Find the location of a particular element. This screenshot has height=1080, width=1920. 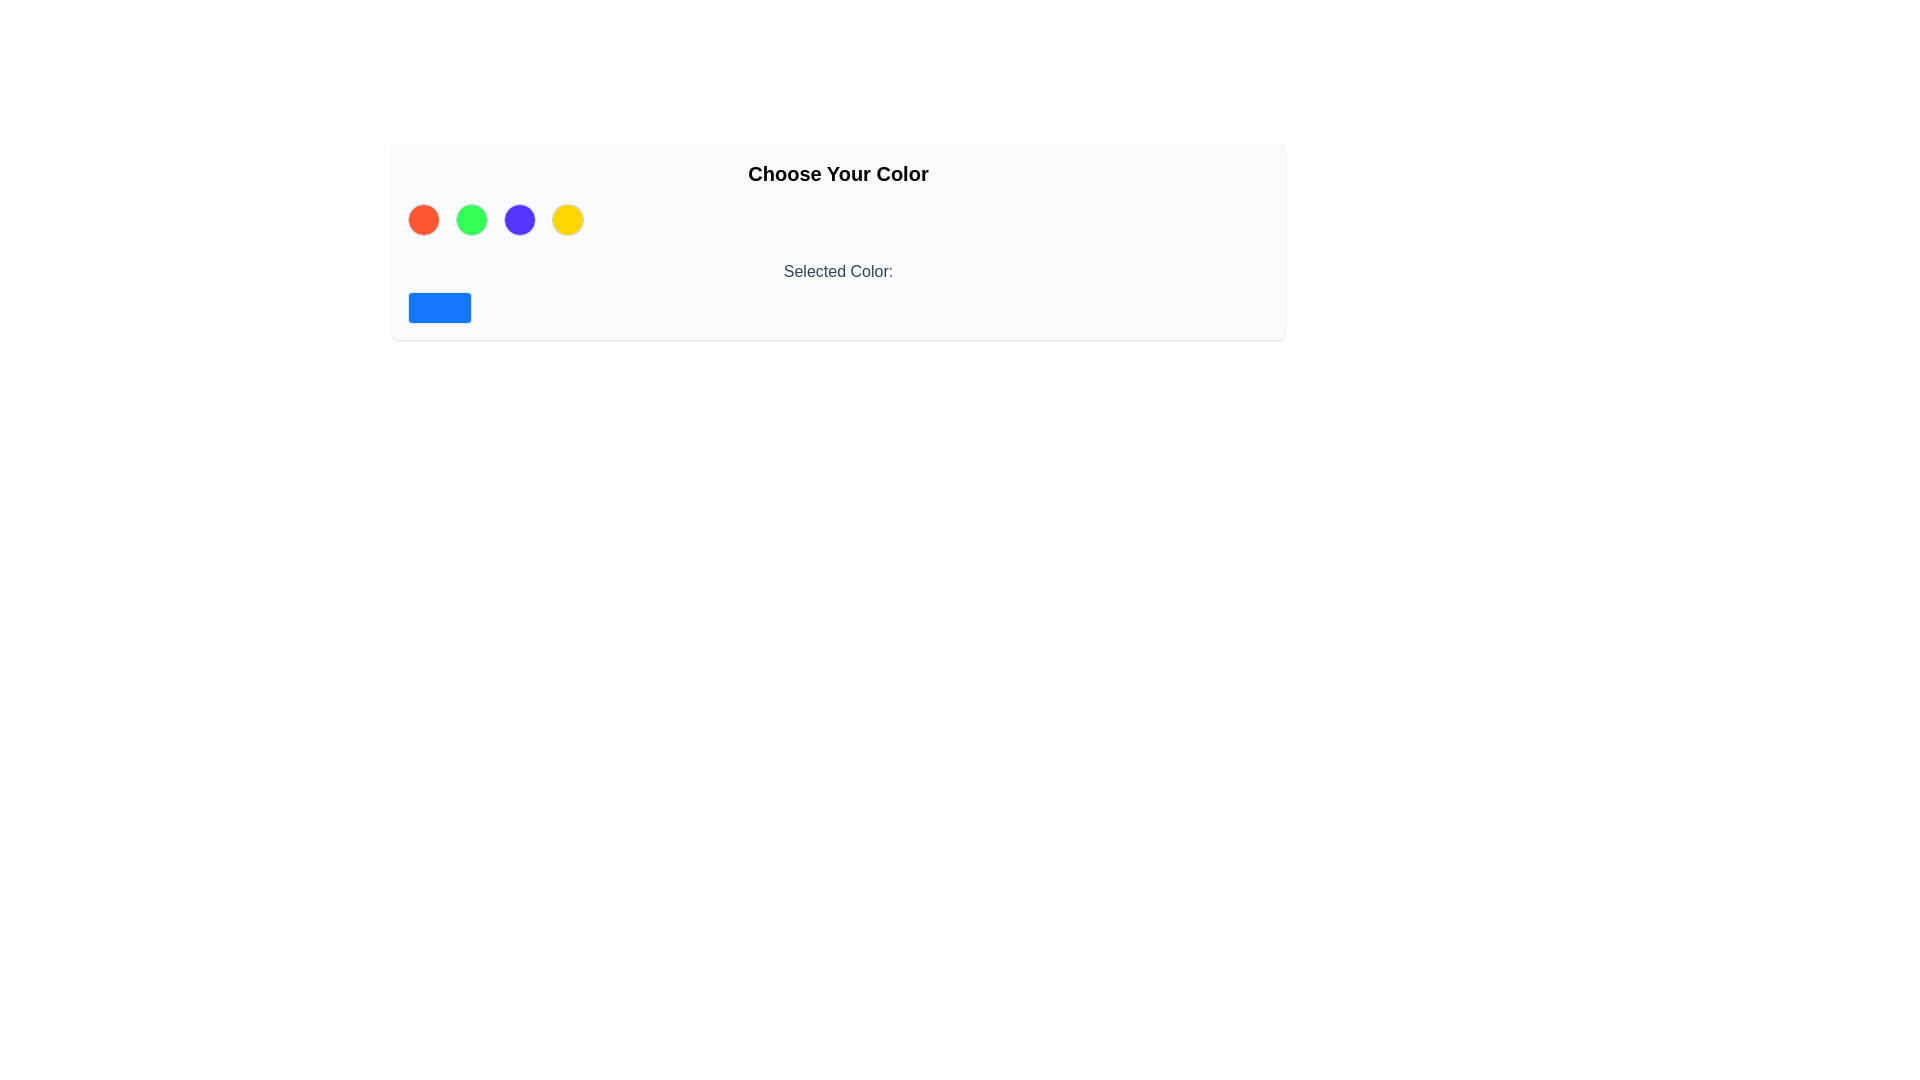

the solid purple circular button located between the green and yellow circles is located at coordinates (519, 219).